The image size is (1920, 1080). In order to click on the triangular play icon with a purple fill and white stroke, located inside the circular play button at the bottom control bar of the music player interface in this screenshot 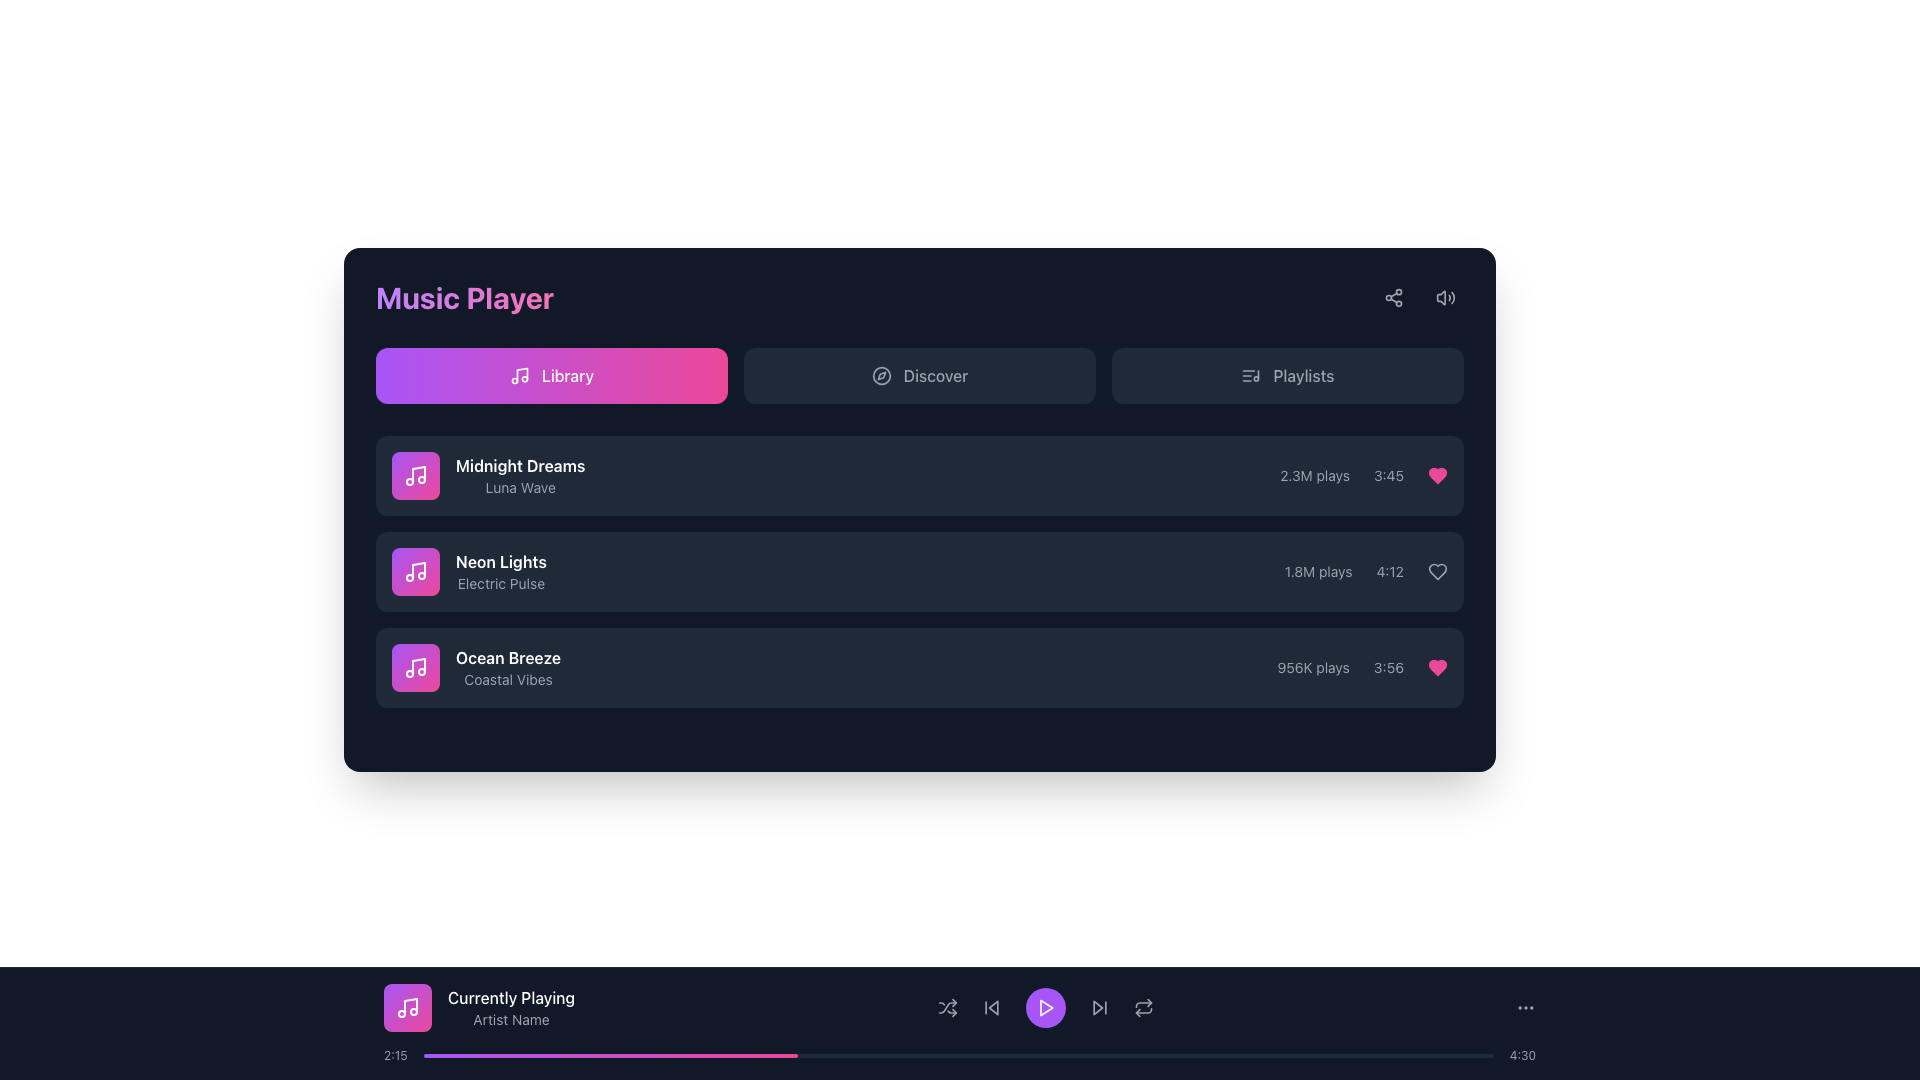, I will do `click(1045, 1007)`.